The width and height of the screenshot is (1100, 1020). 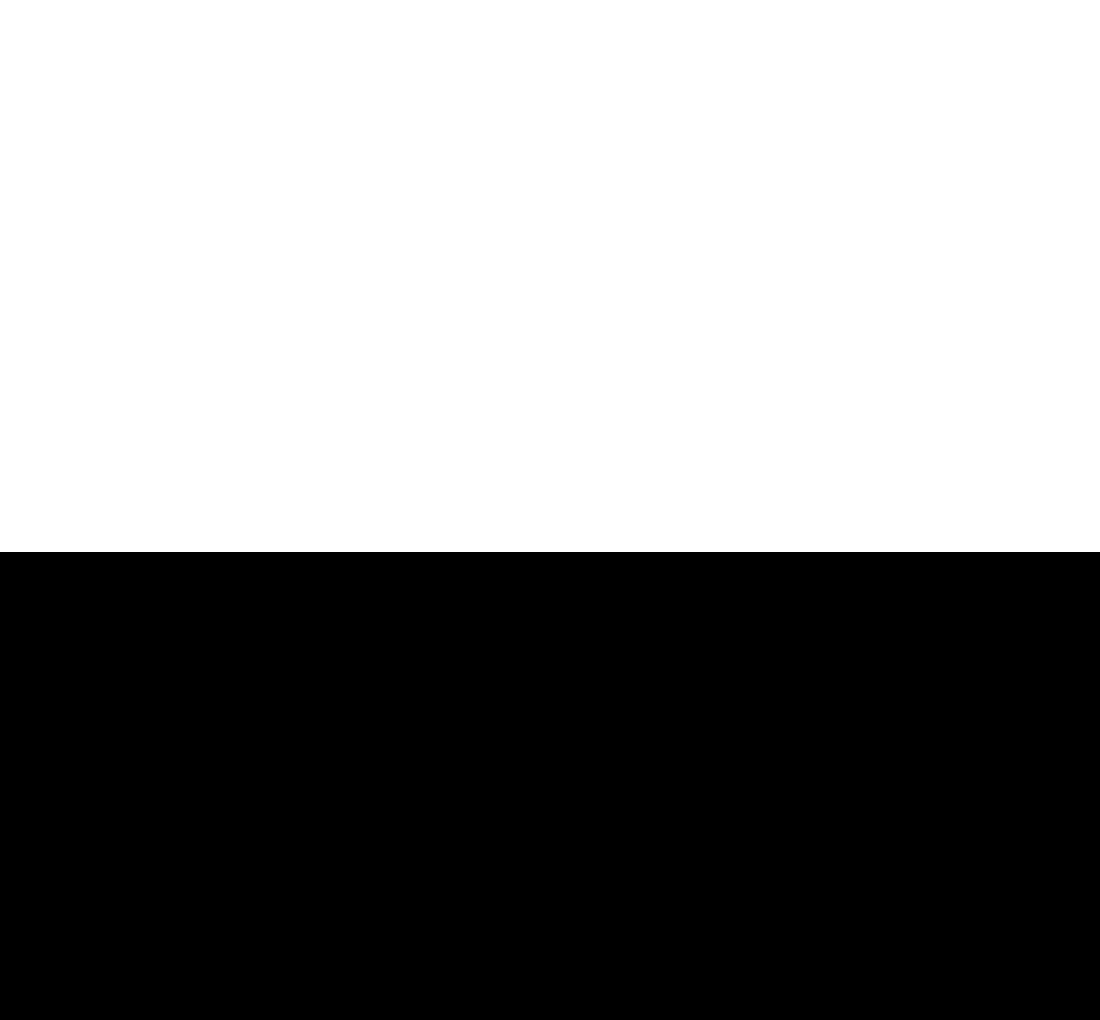 What do you see at coordinates (851, 817) in the screenshot?
I see `'Masthead'` at bounding box center [851, 817].